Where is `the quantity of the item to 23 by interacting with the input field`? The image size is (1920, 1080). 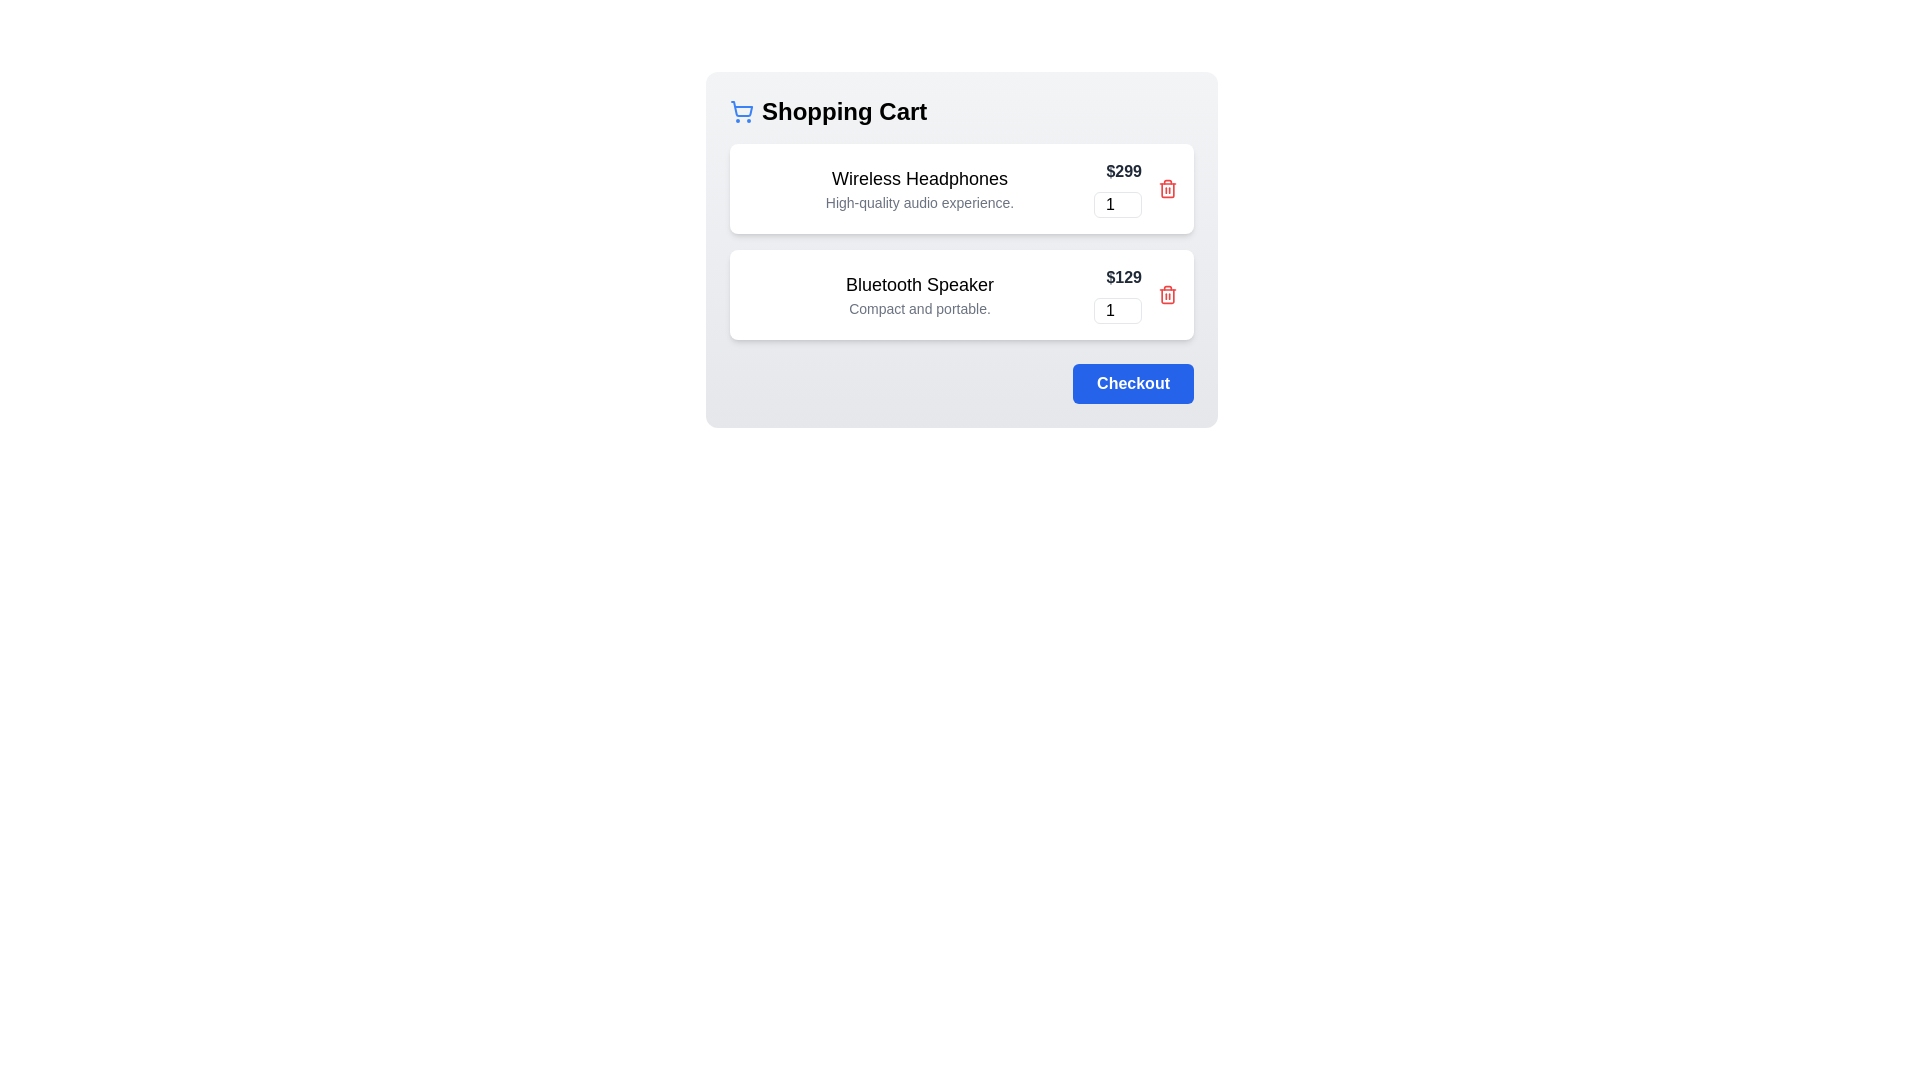
the quantity of the item to 23 by interacting with the input field is located at coordinates (1117, 204).